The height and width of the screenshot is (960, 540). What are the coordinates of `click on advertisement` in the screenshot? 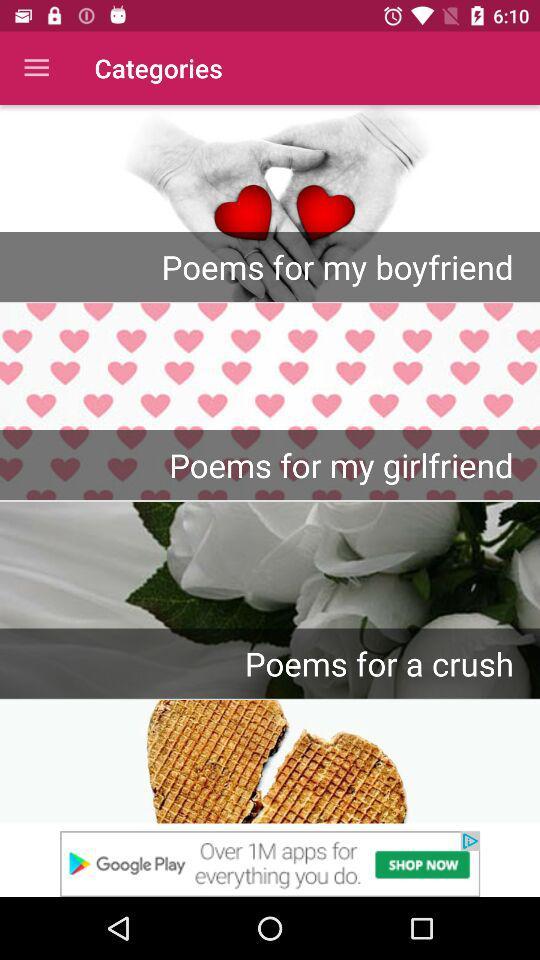 It's located at (270, 863).